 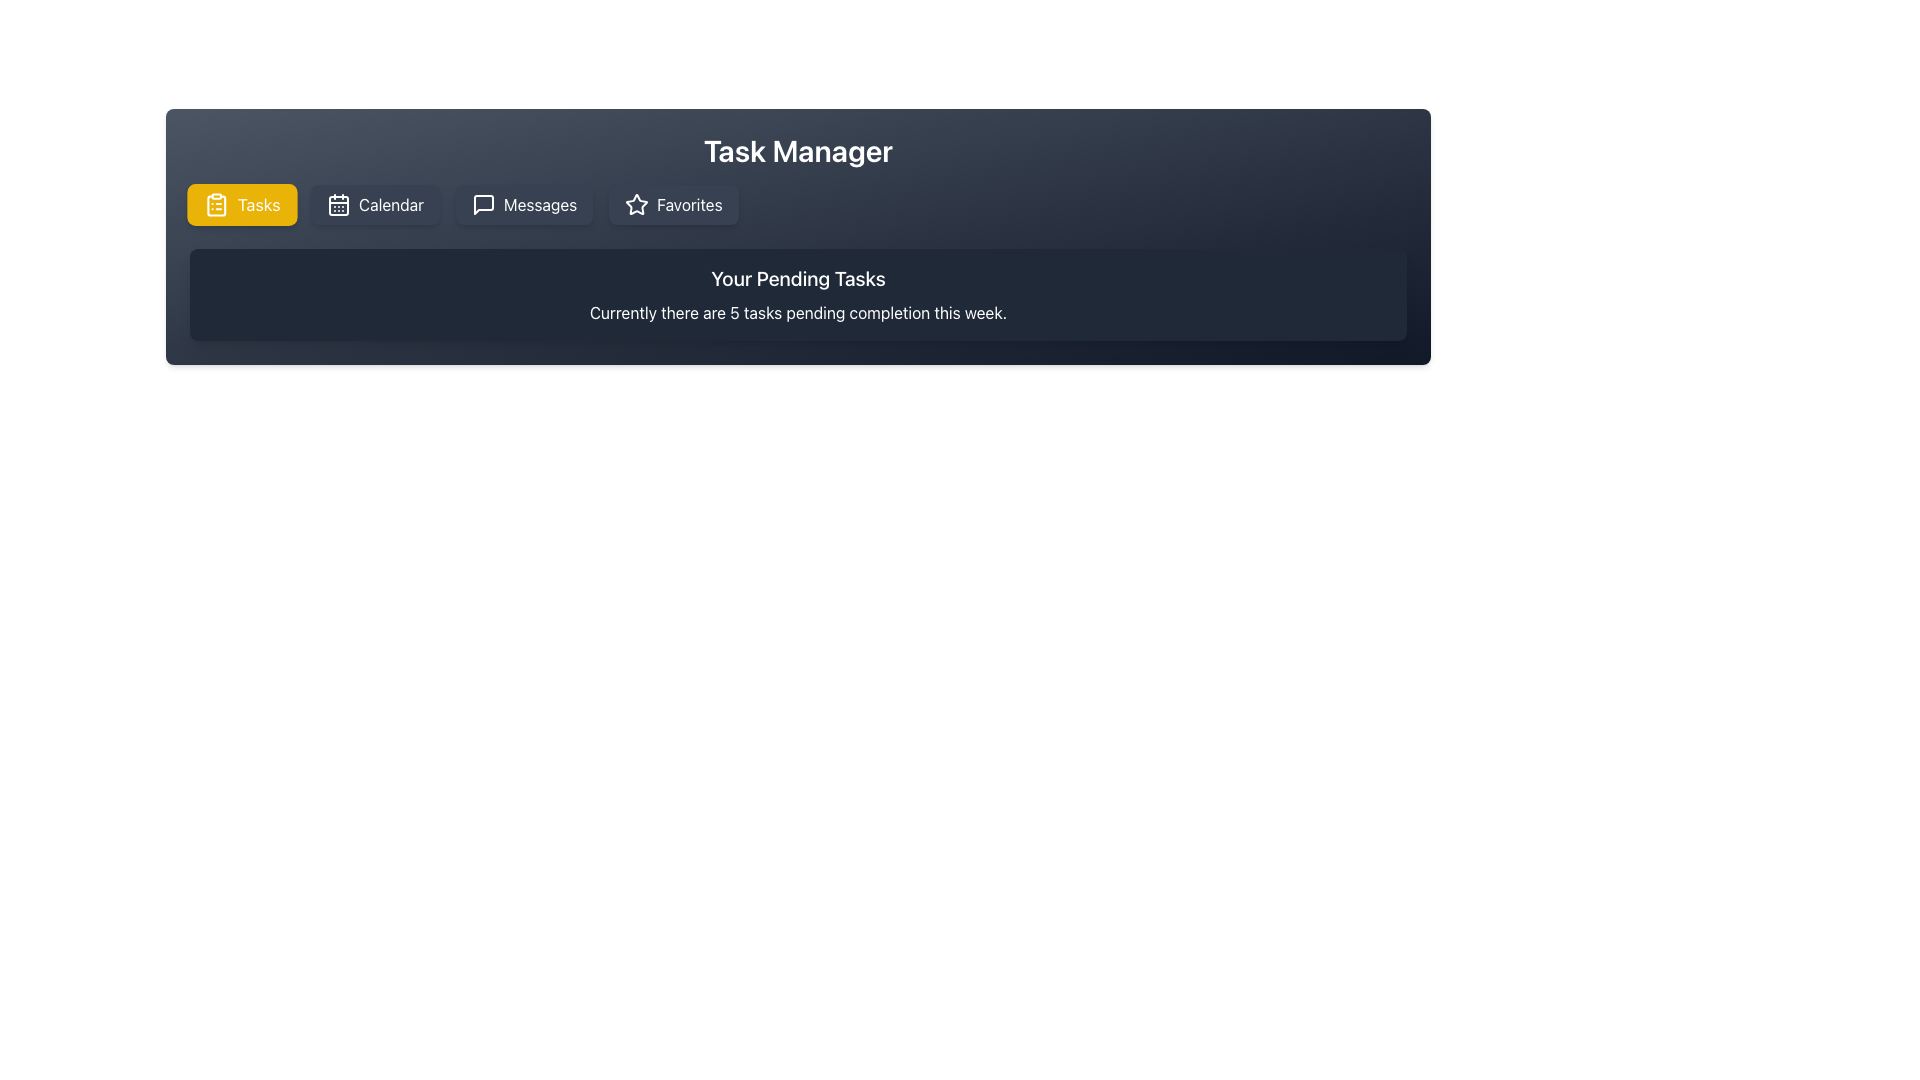 What do you see at coordinates (484, 204) in the screenshot?
I see `the 'Messages' icon in the navigation menu` at bounding box center [484, 204].